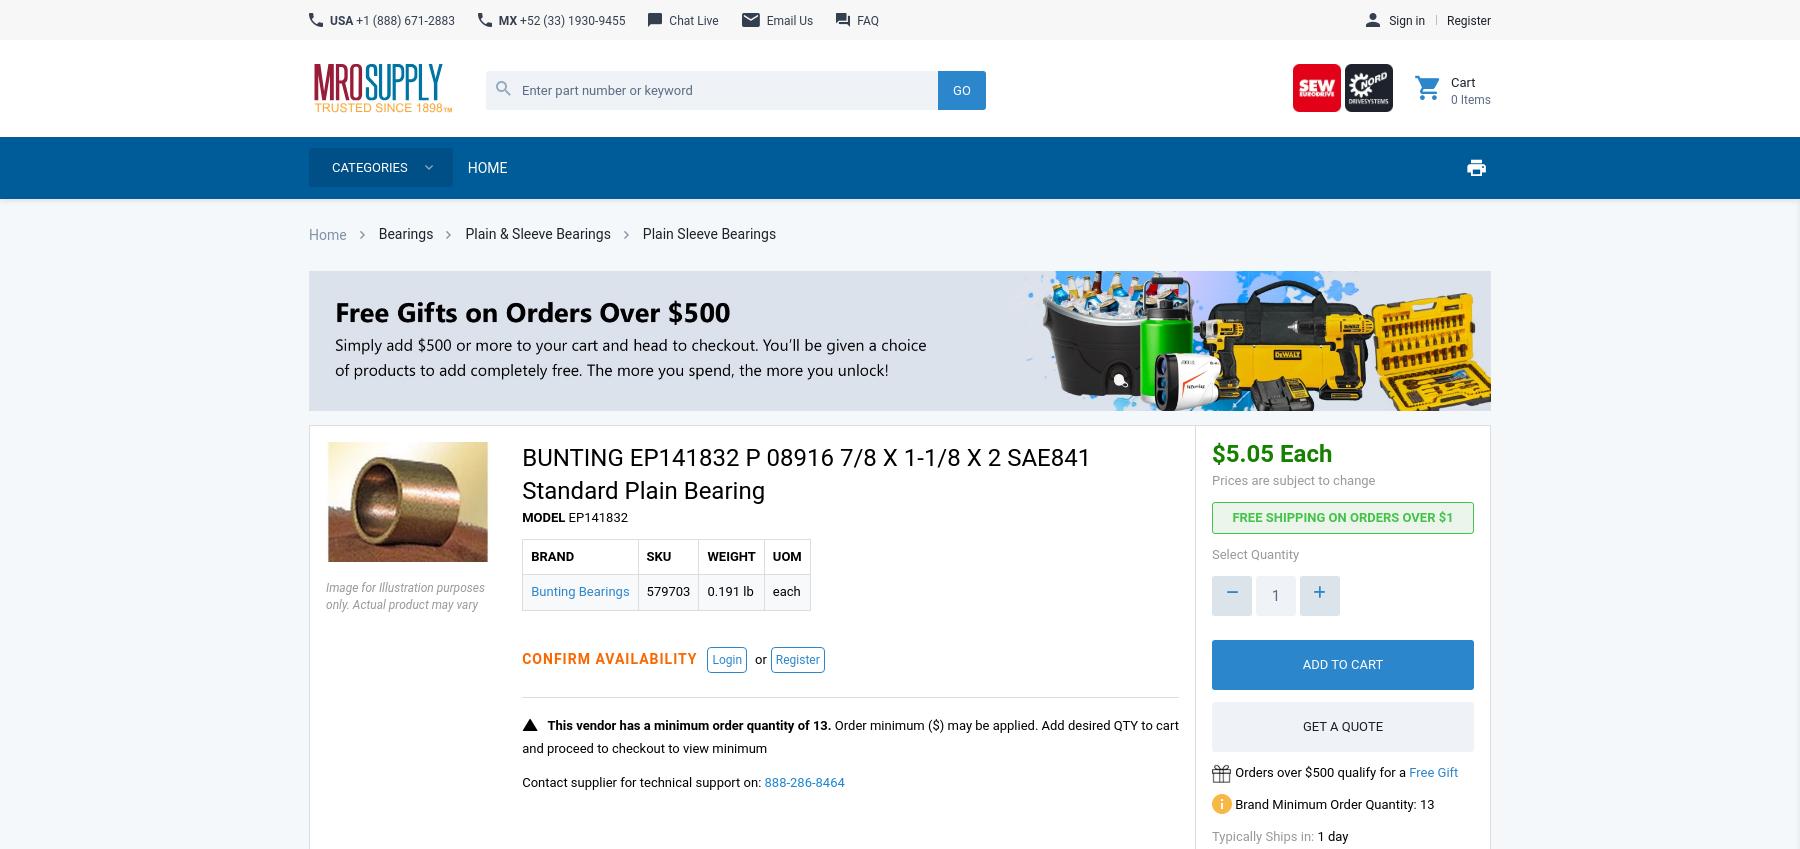 This screenshot has width=1800, height=849. What do you see at coordinates (1342, 663) in the screenshot?
I see `'ADD TO CART'` at bounding box center [1342, 663].